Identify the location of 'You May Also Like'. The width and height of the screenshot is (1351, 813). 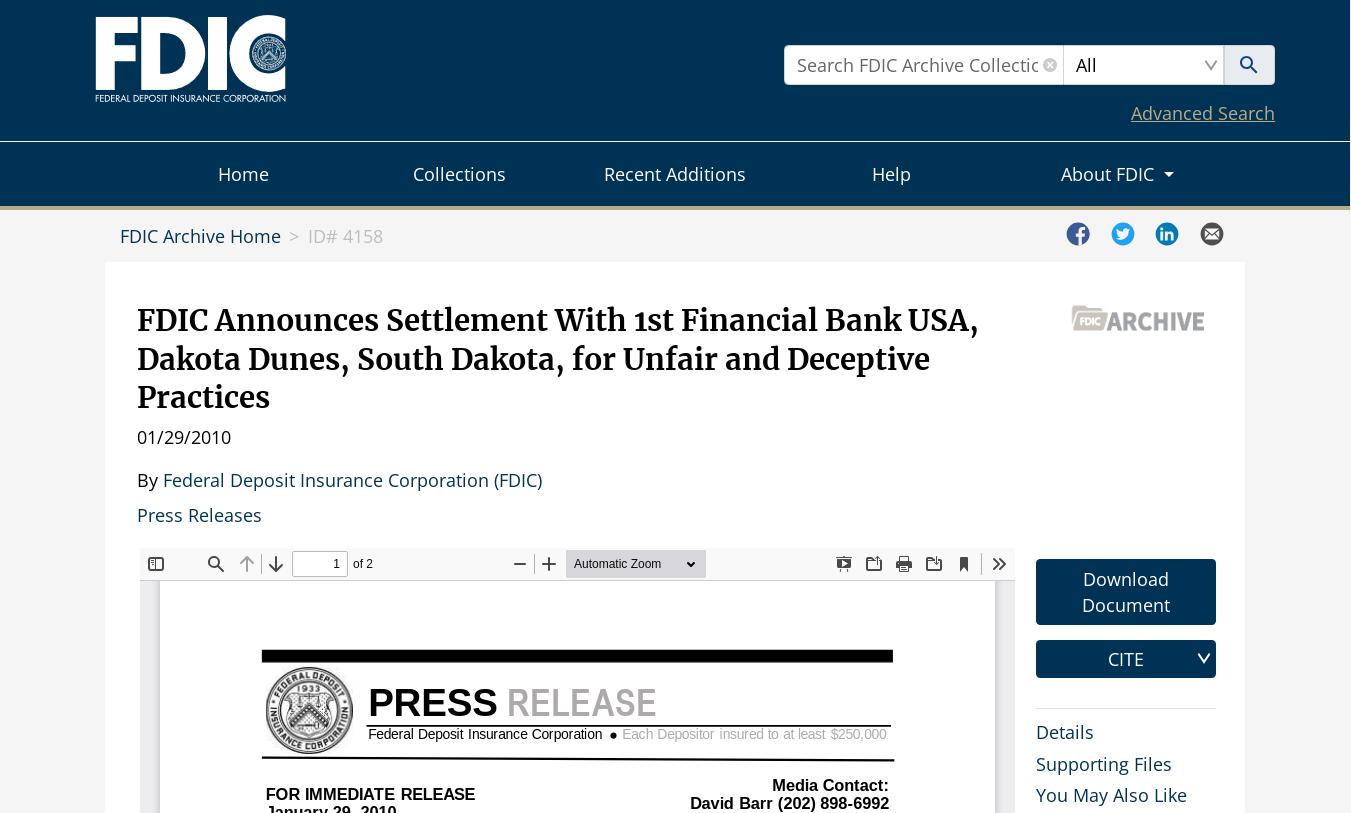
(1111, 795).